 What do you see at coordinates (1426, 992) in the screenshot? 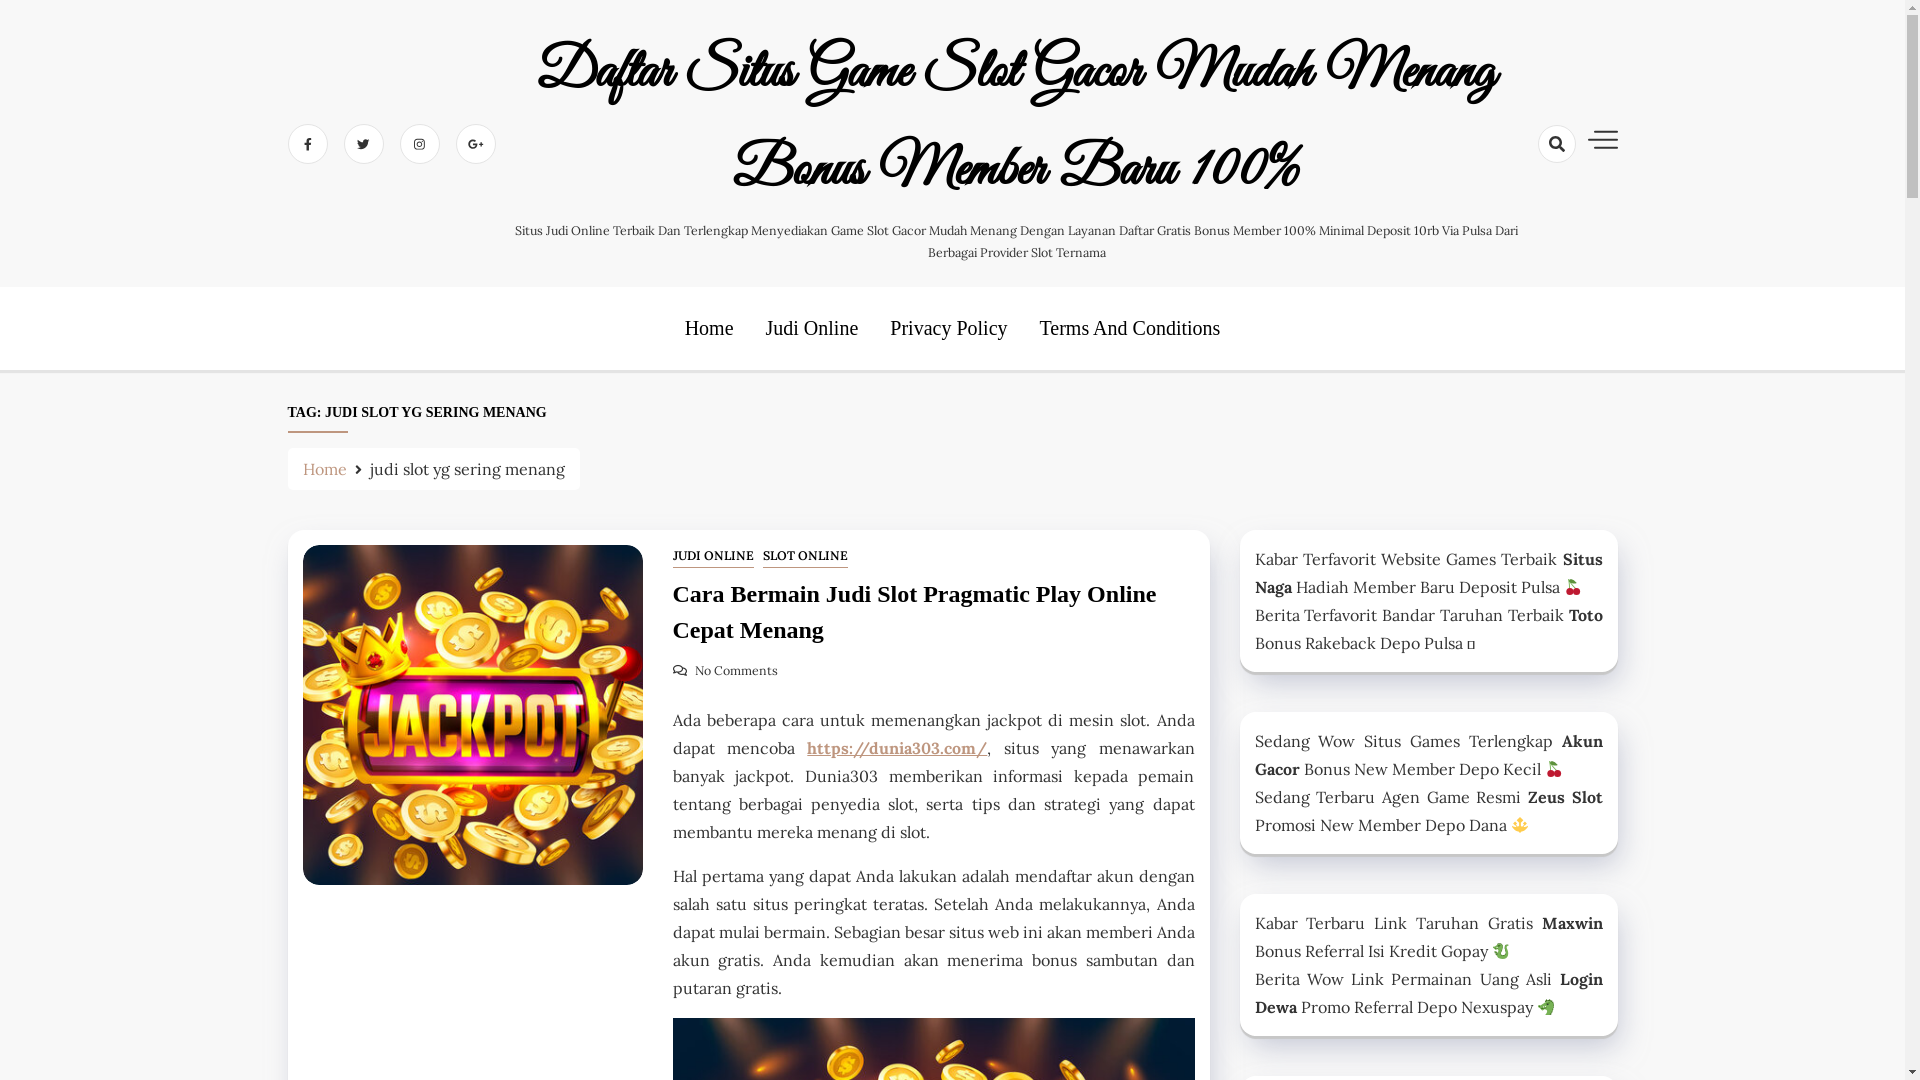
I see `'Login Dewa'` at bounding box center [1426, 992].